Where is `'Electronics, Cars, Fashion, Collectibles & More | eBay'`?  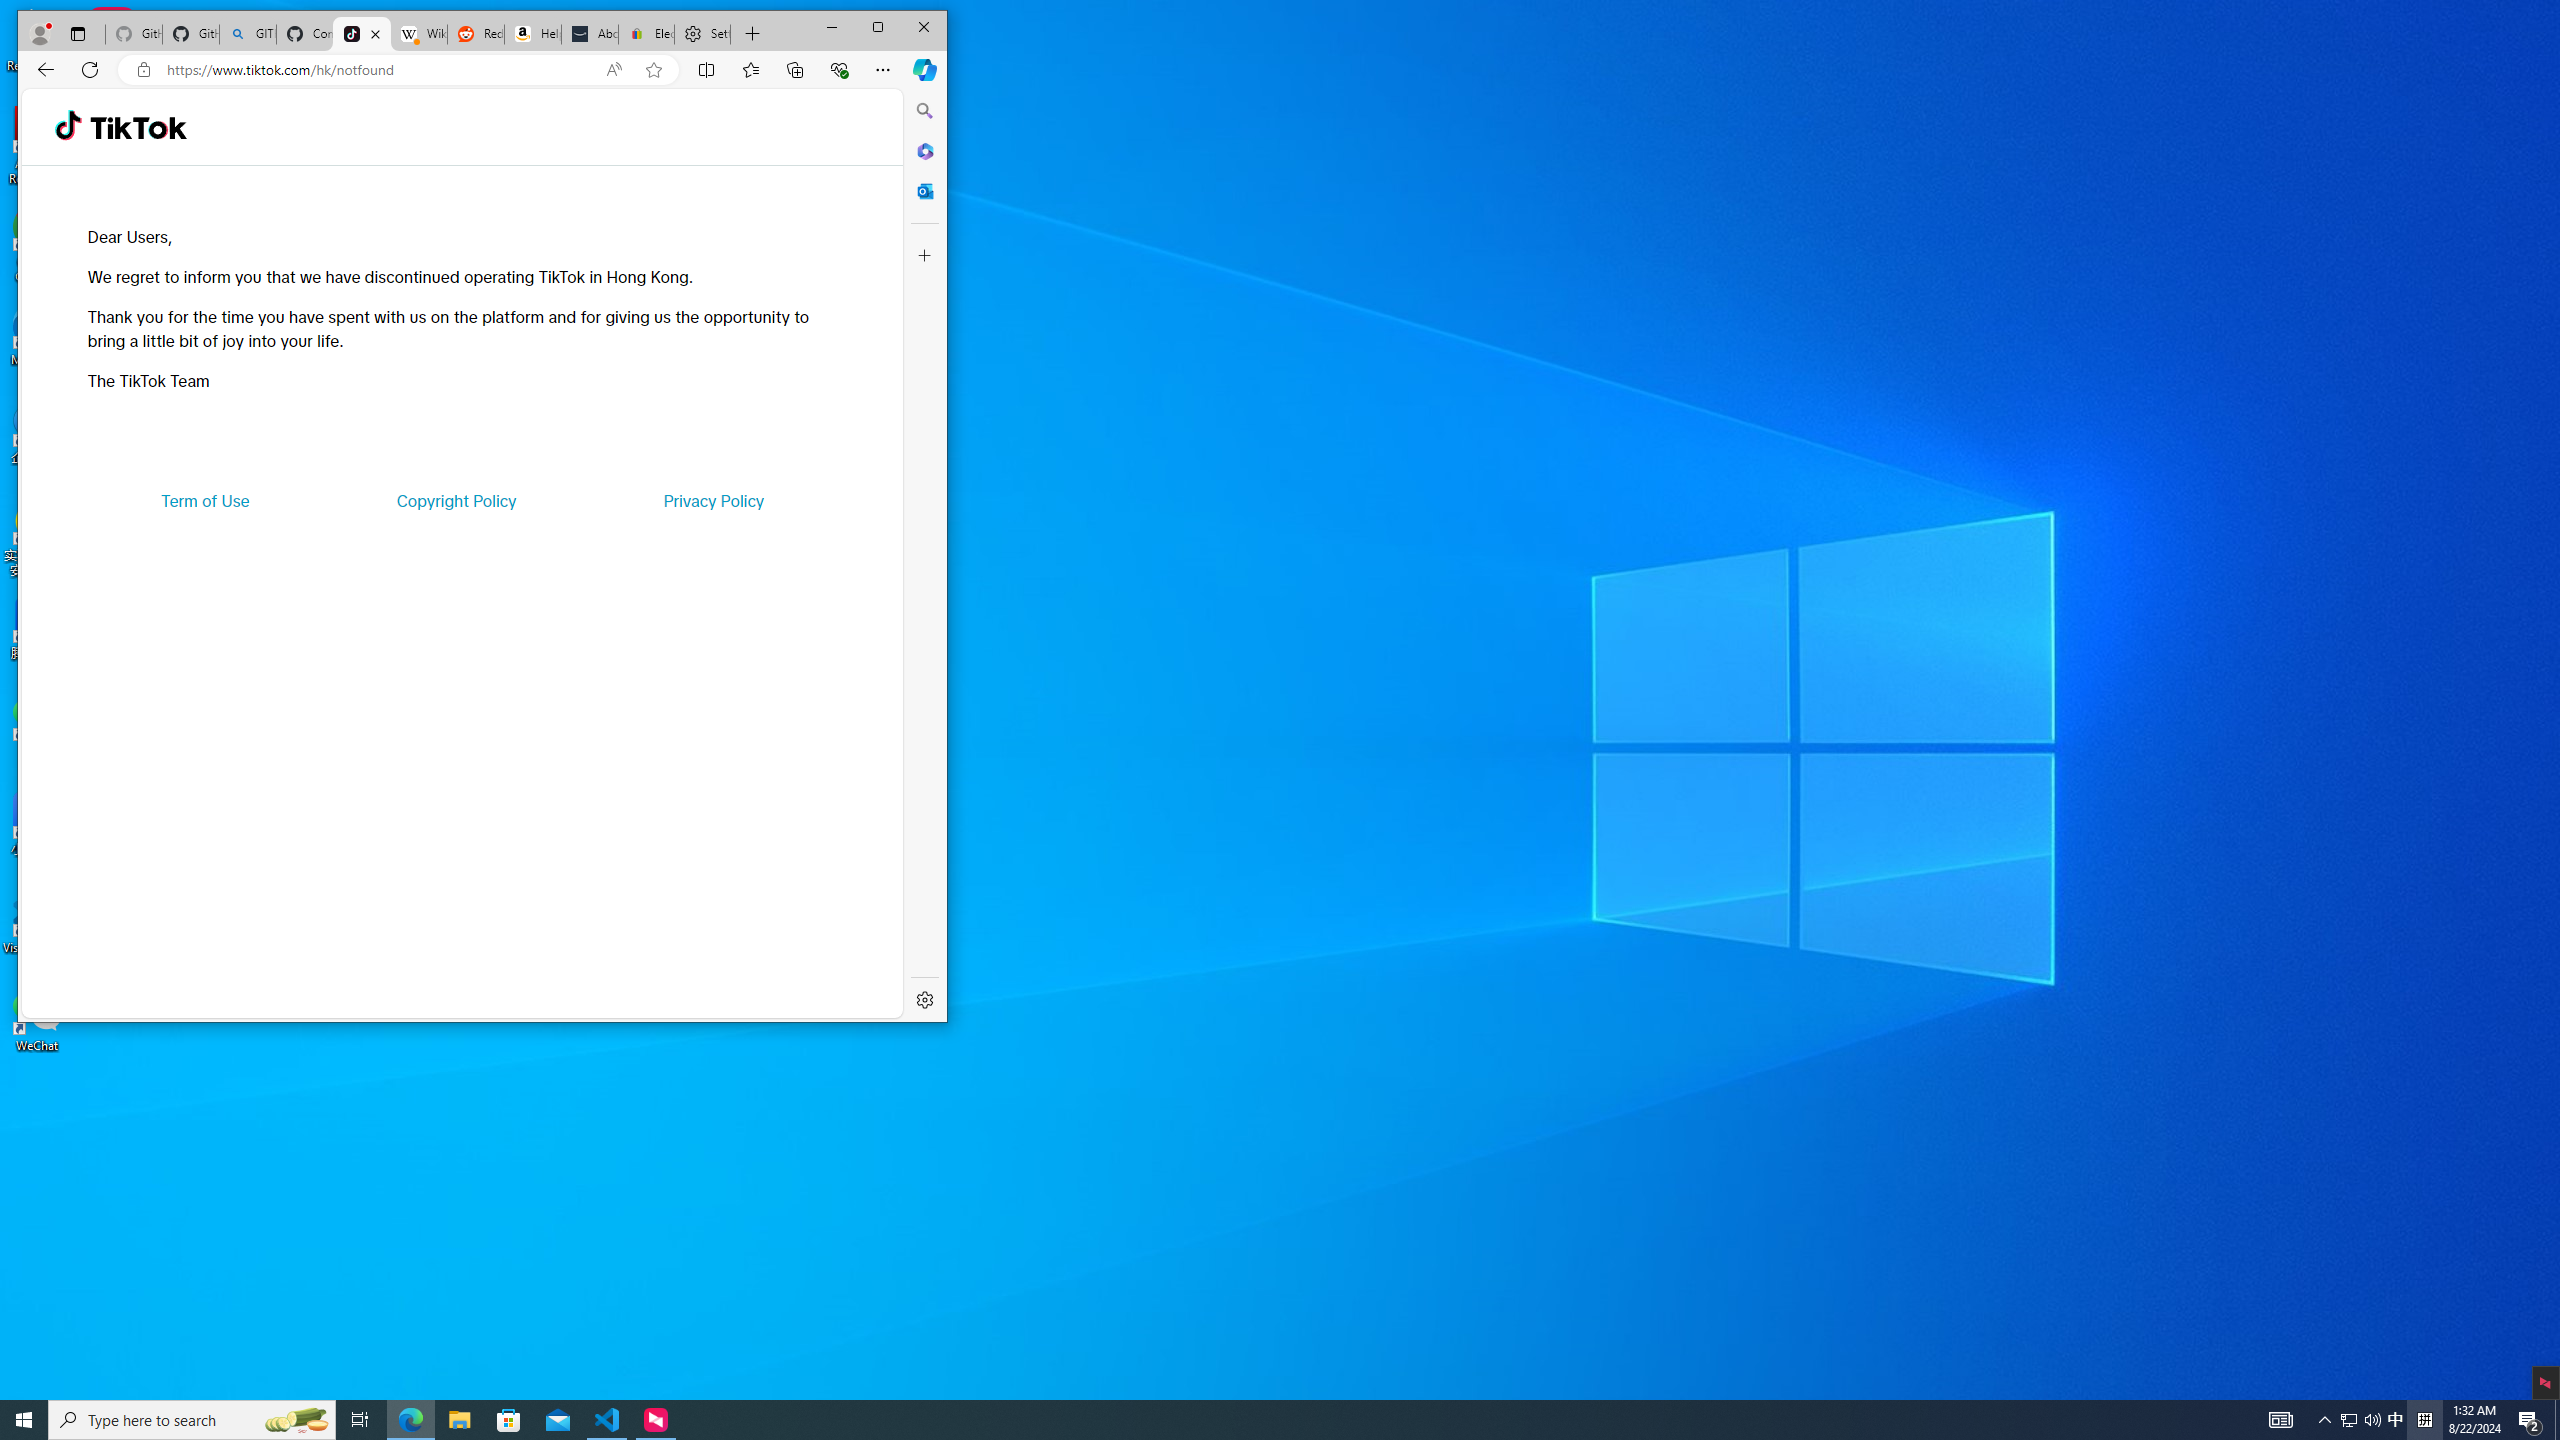
'Electronics, Cars, Fashion, Collectibles & More | eBay' is located at coordinates (645, 34).